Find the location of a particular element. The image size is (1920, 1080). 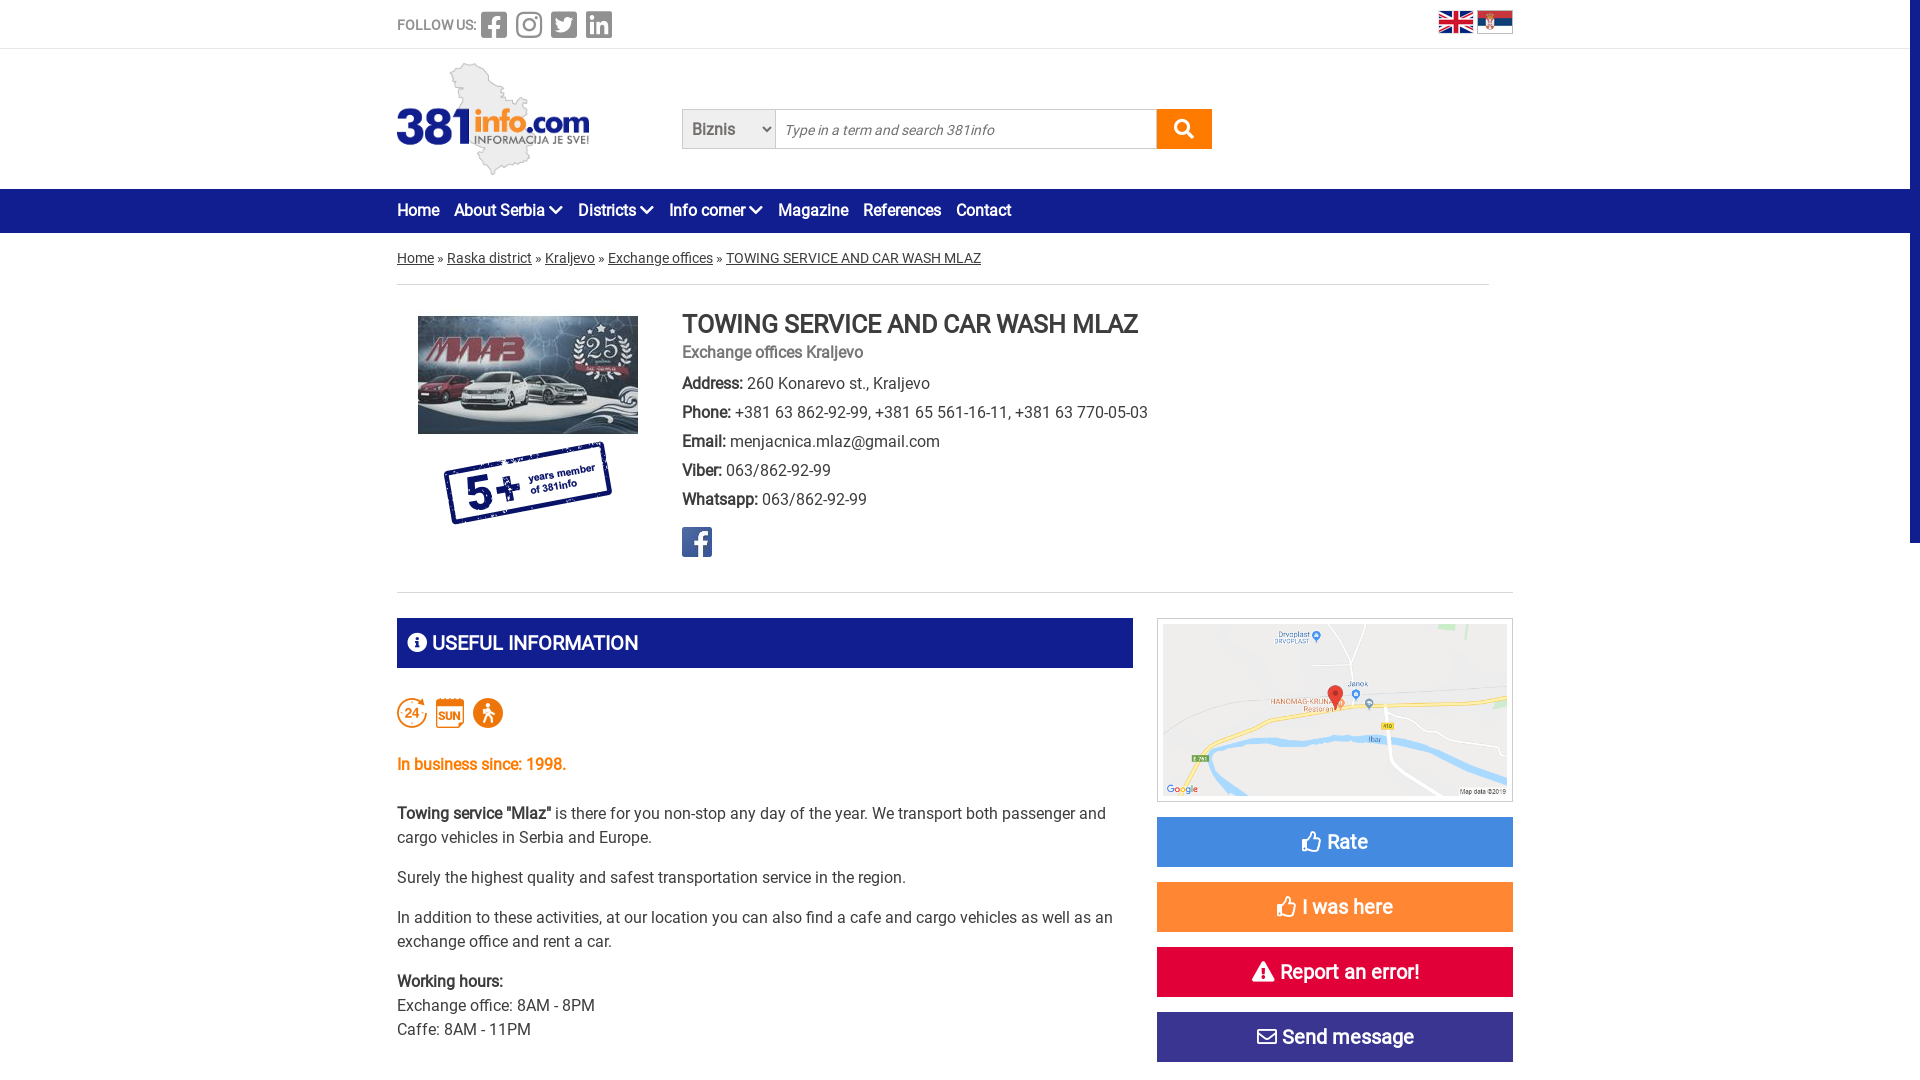

'+381 63 770-05-03' is located at coordinates (1014, 411).